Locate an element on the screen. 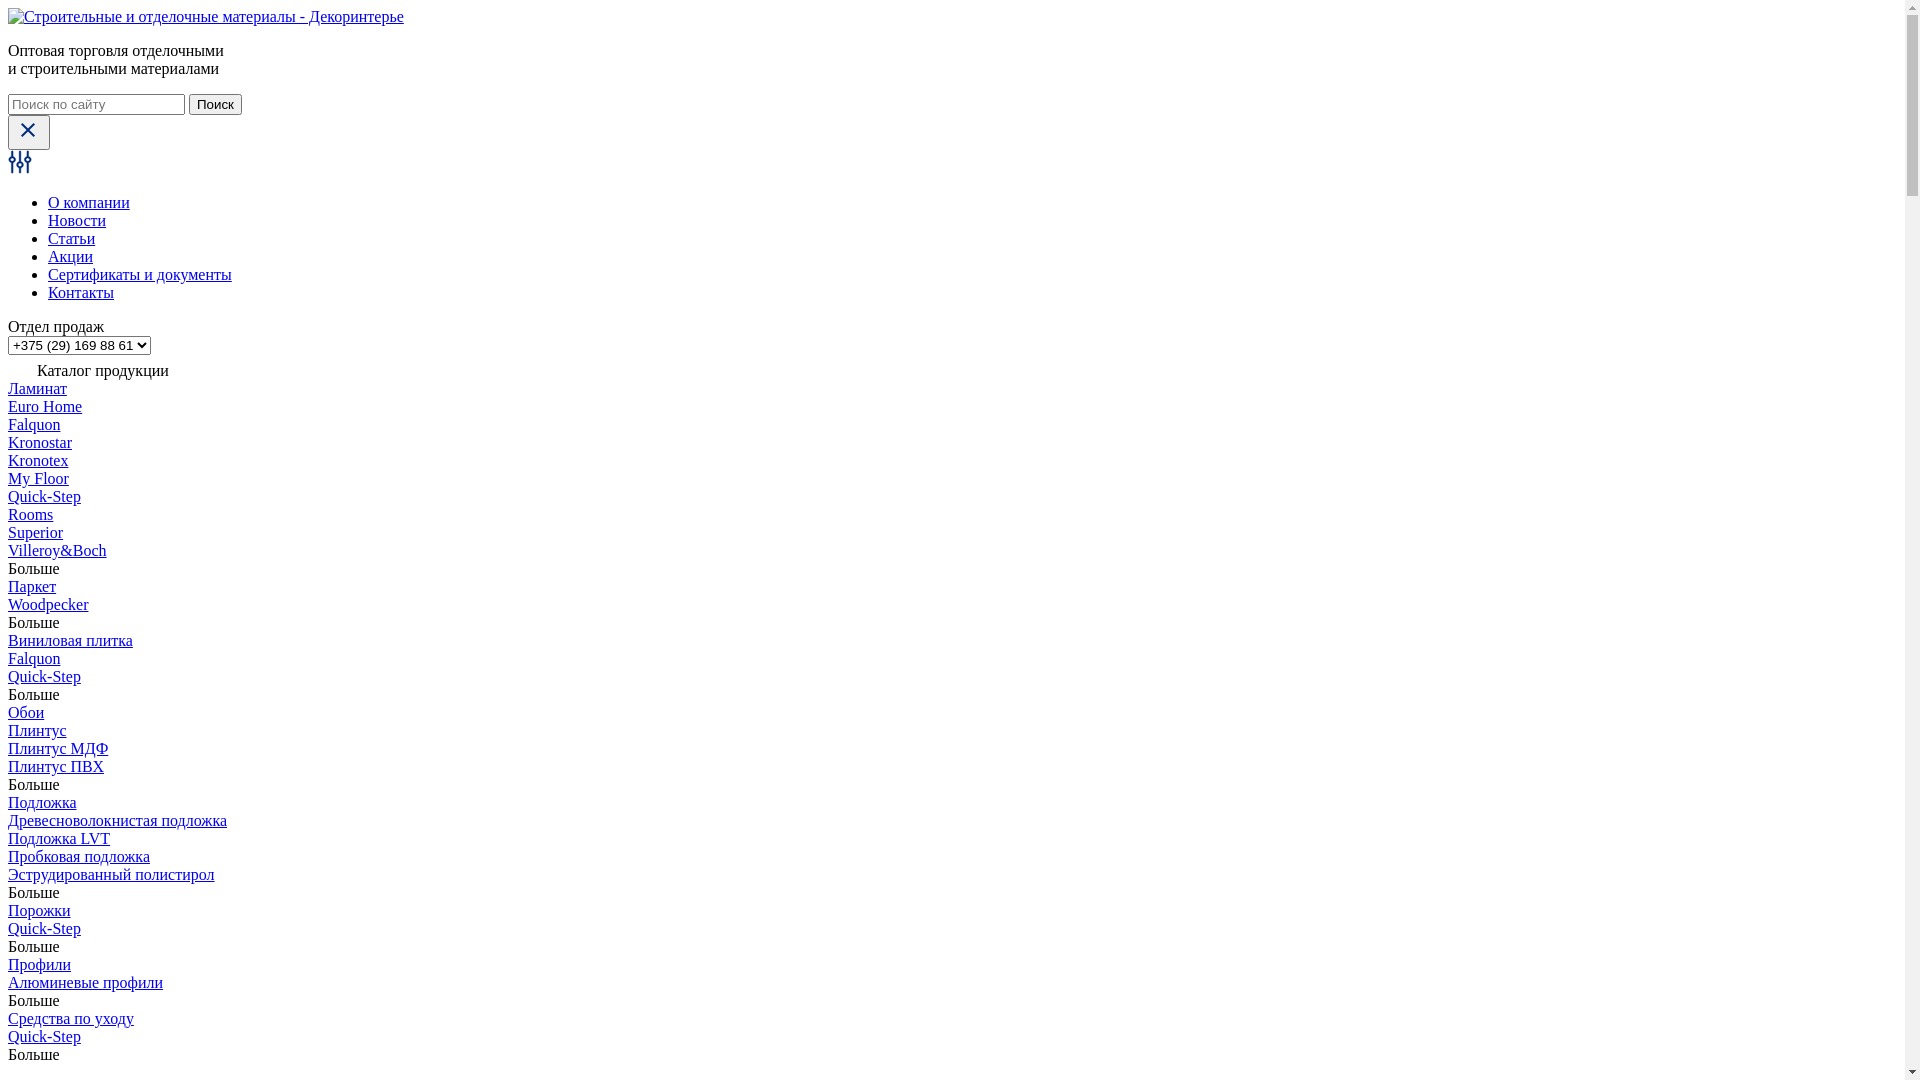 The height and width of the screenshot is (1080, 1920). 'Falquon' is located at coordinates (33, 423).